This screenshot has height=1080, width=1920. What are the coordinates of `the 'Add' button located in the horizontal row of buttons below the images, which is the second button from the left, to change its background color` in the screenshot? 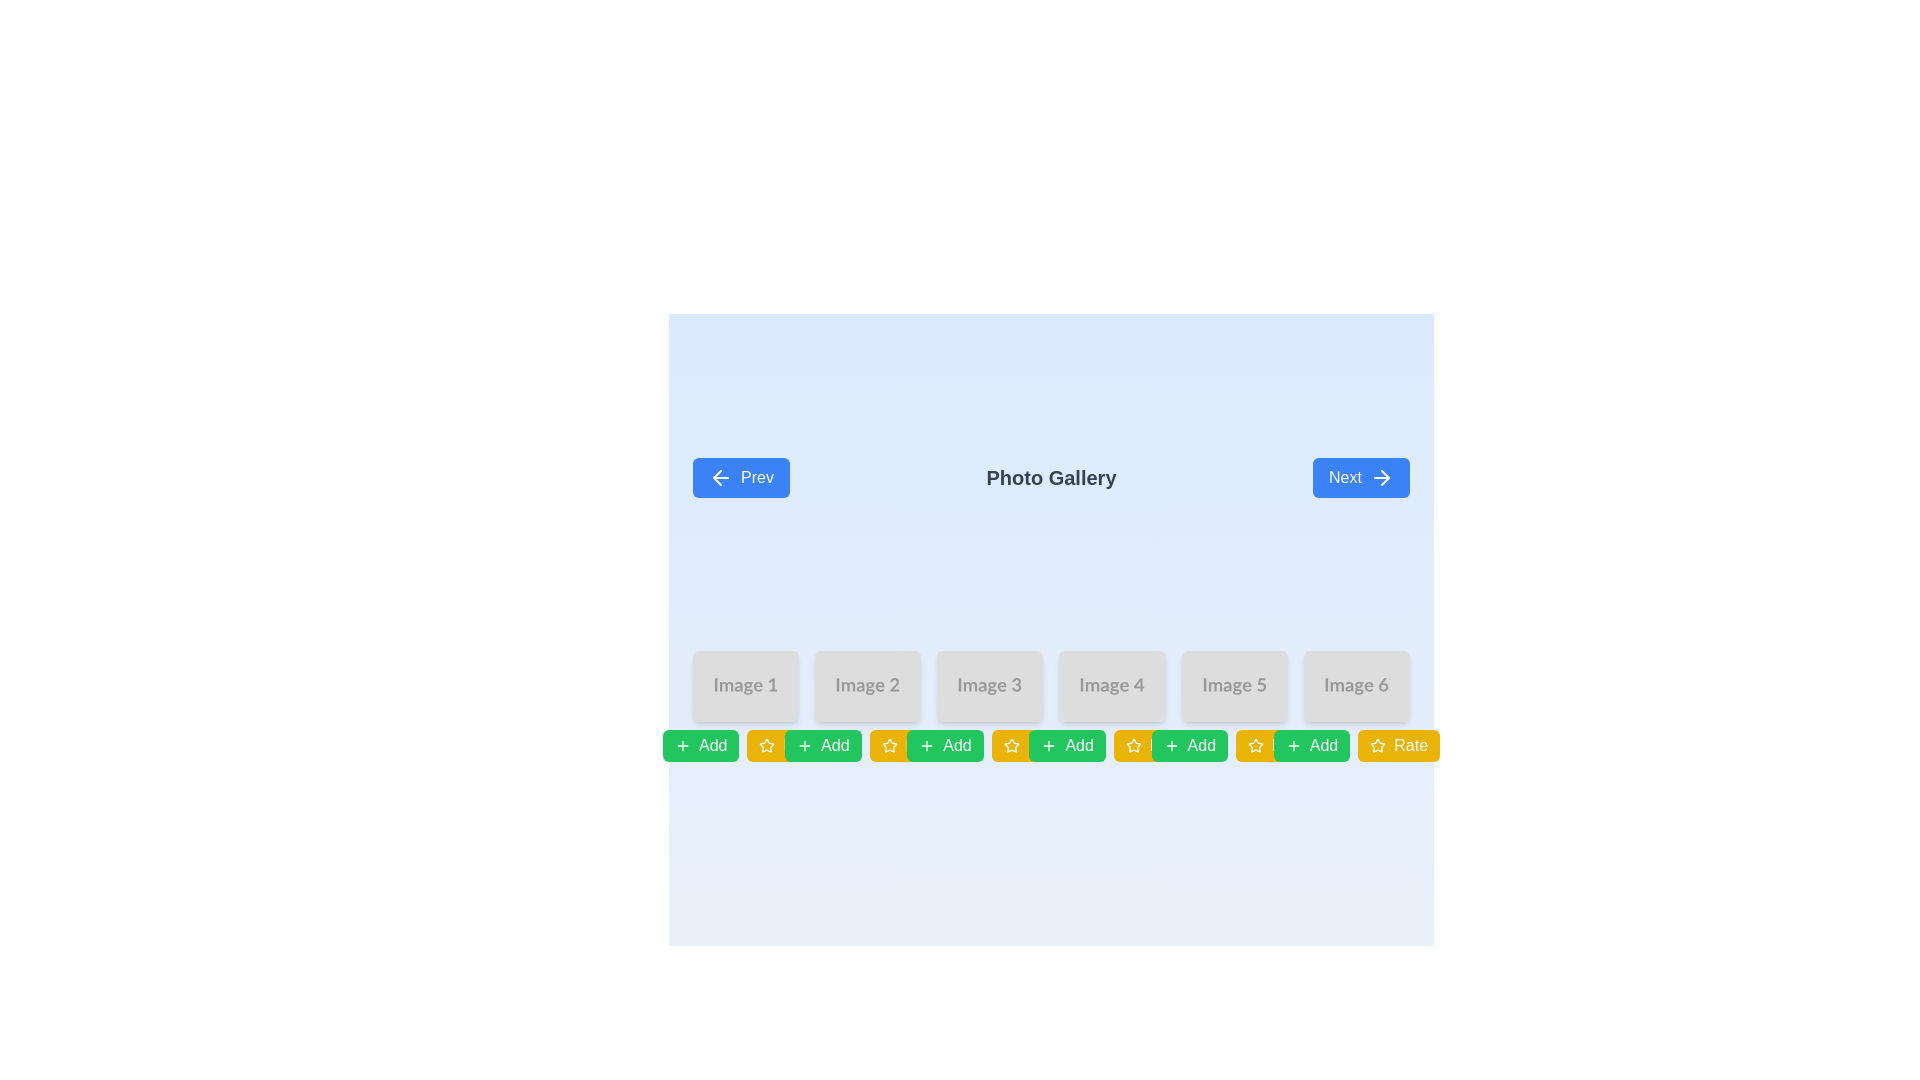 It's located at (823, 745).